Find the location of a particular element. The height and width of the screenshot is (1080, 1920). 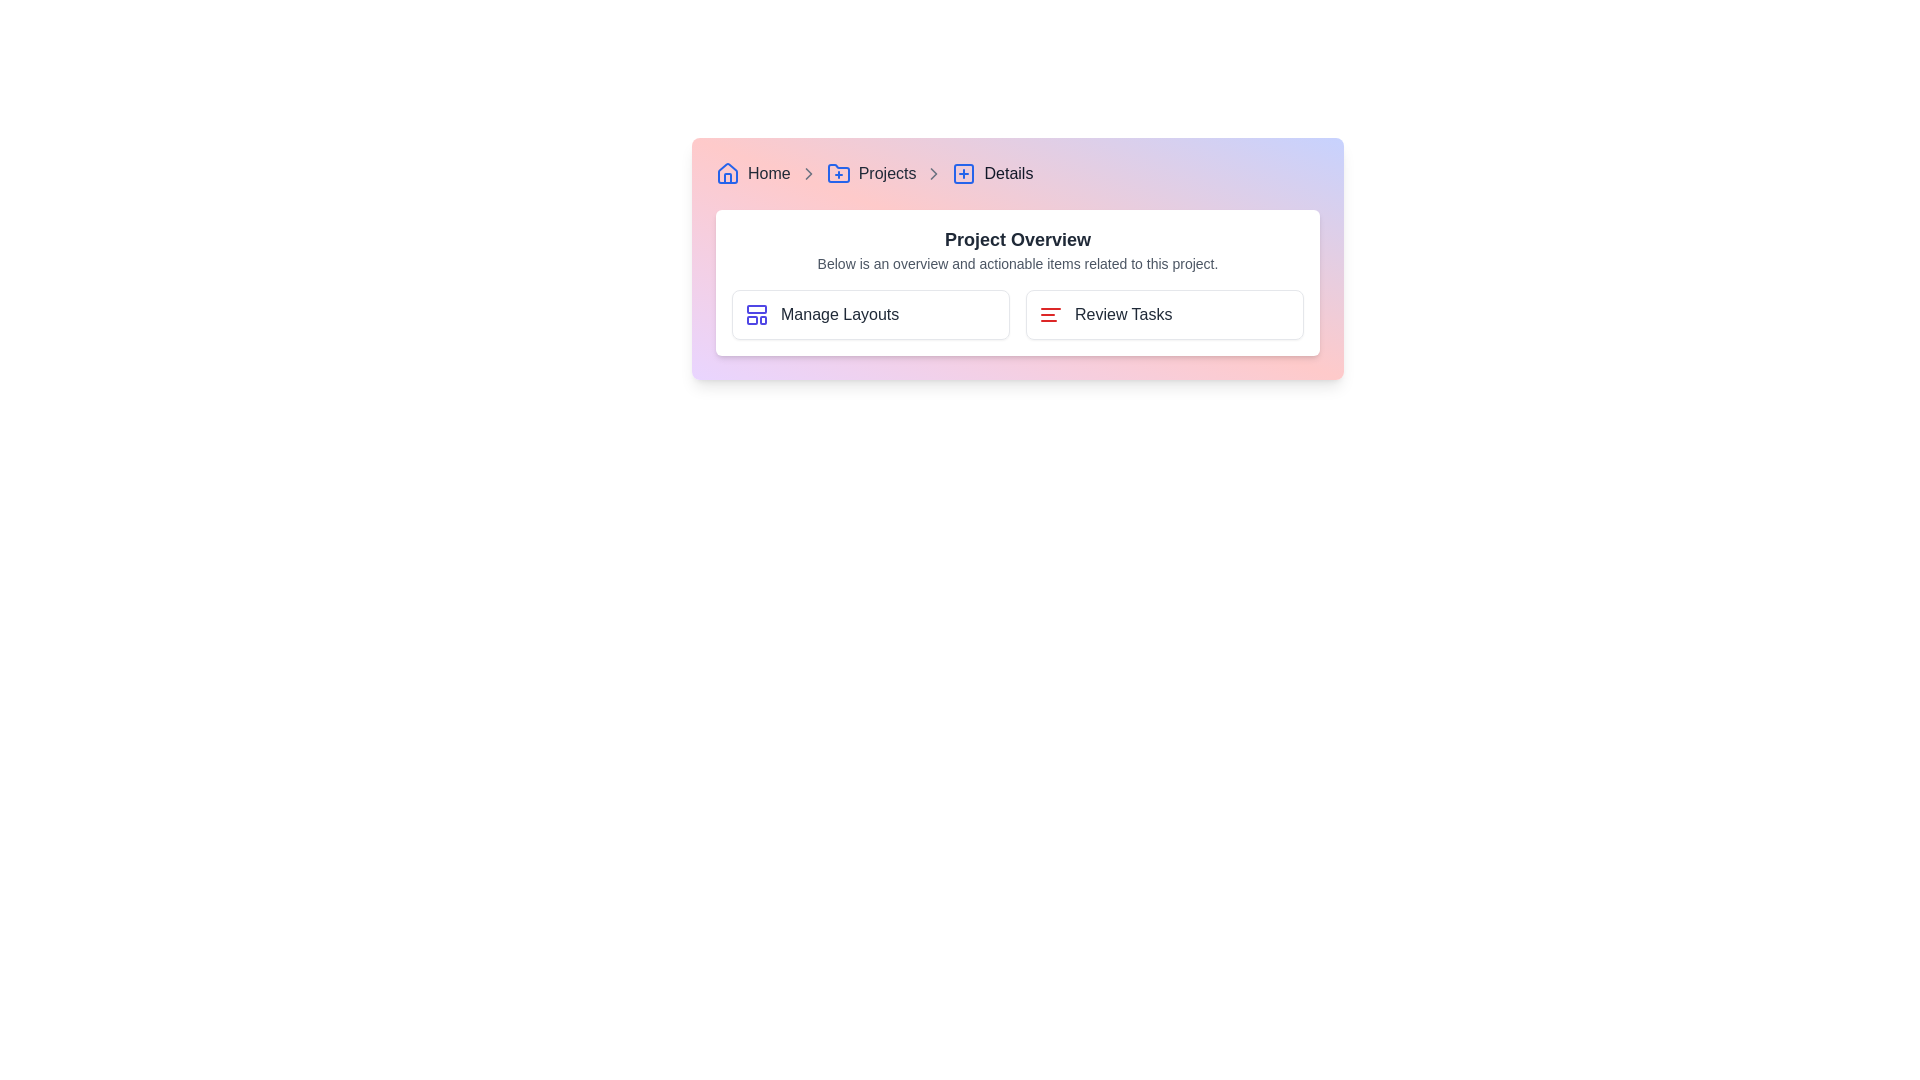

the Text Label indicating the current page in the breadcrumb navigation bar, which is the last item following 'Projects' is located at coordinates (1008, 172).